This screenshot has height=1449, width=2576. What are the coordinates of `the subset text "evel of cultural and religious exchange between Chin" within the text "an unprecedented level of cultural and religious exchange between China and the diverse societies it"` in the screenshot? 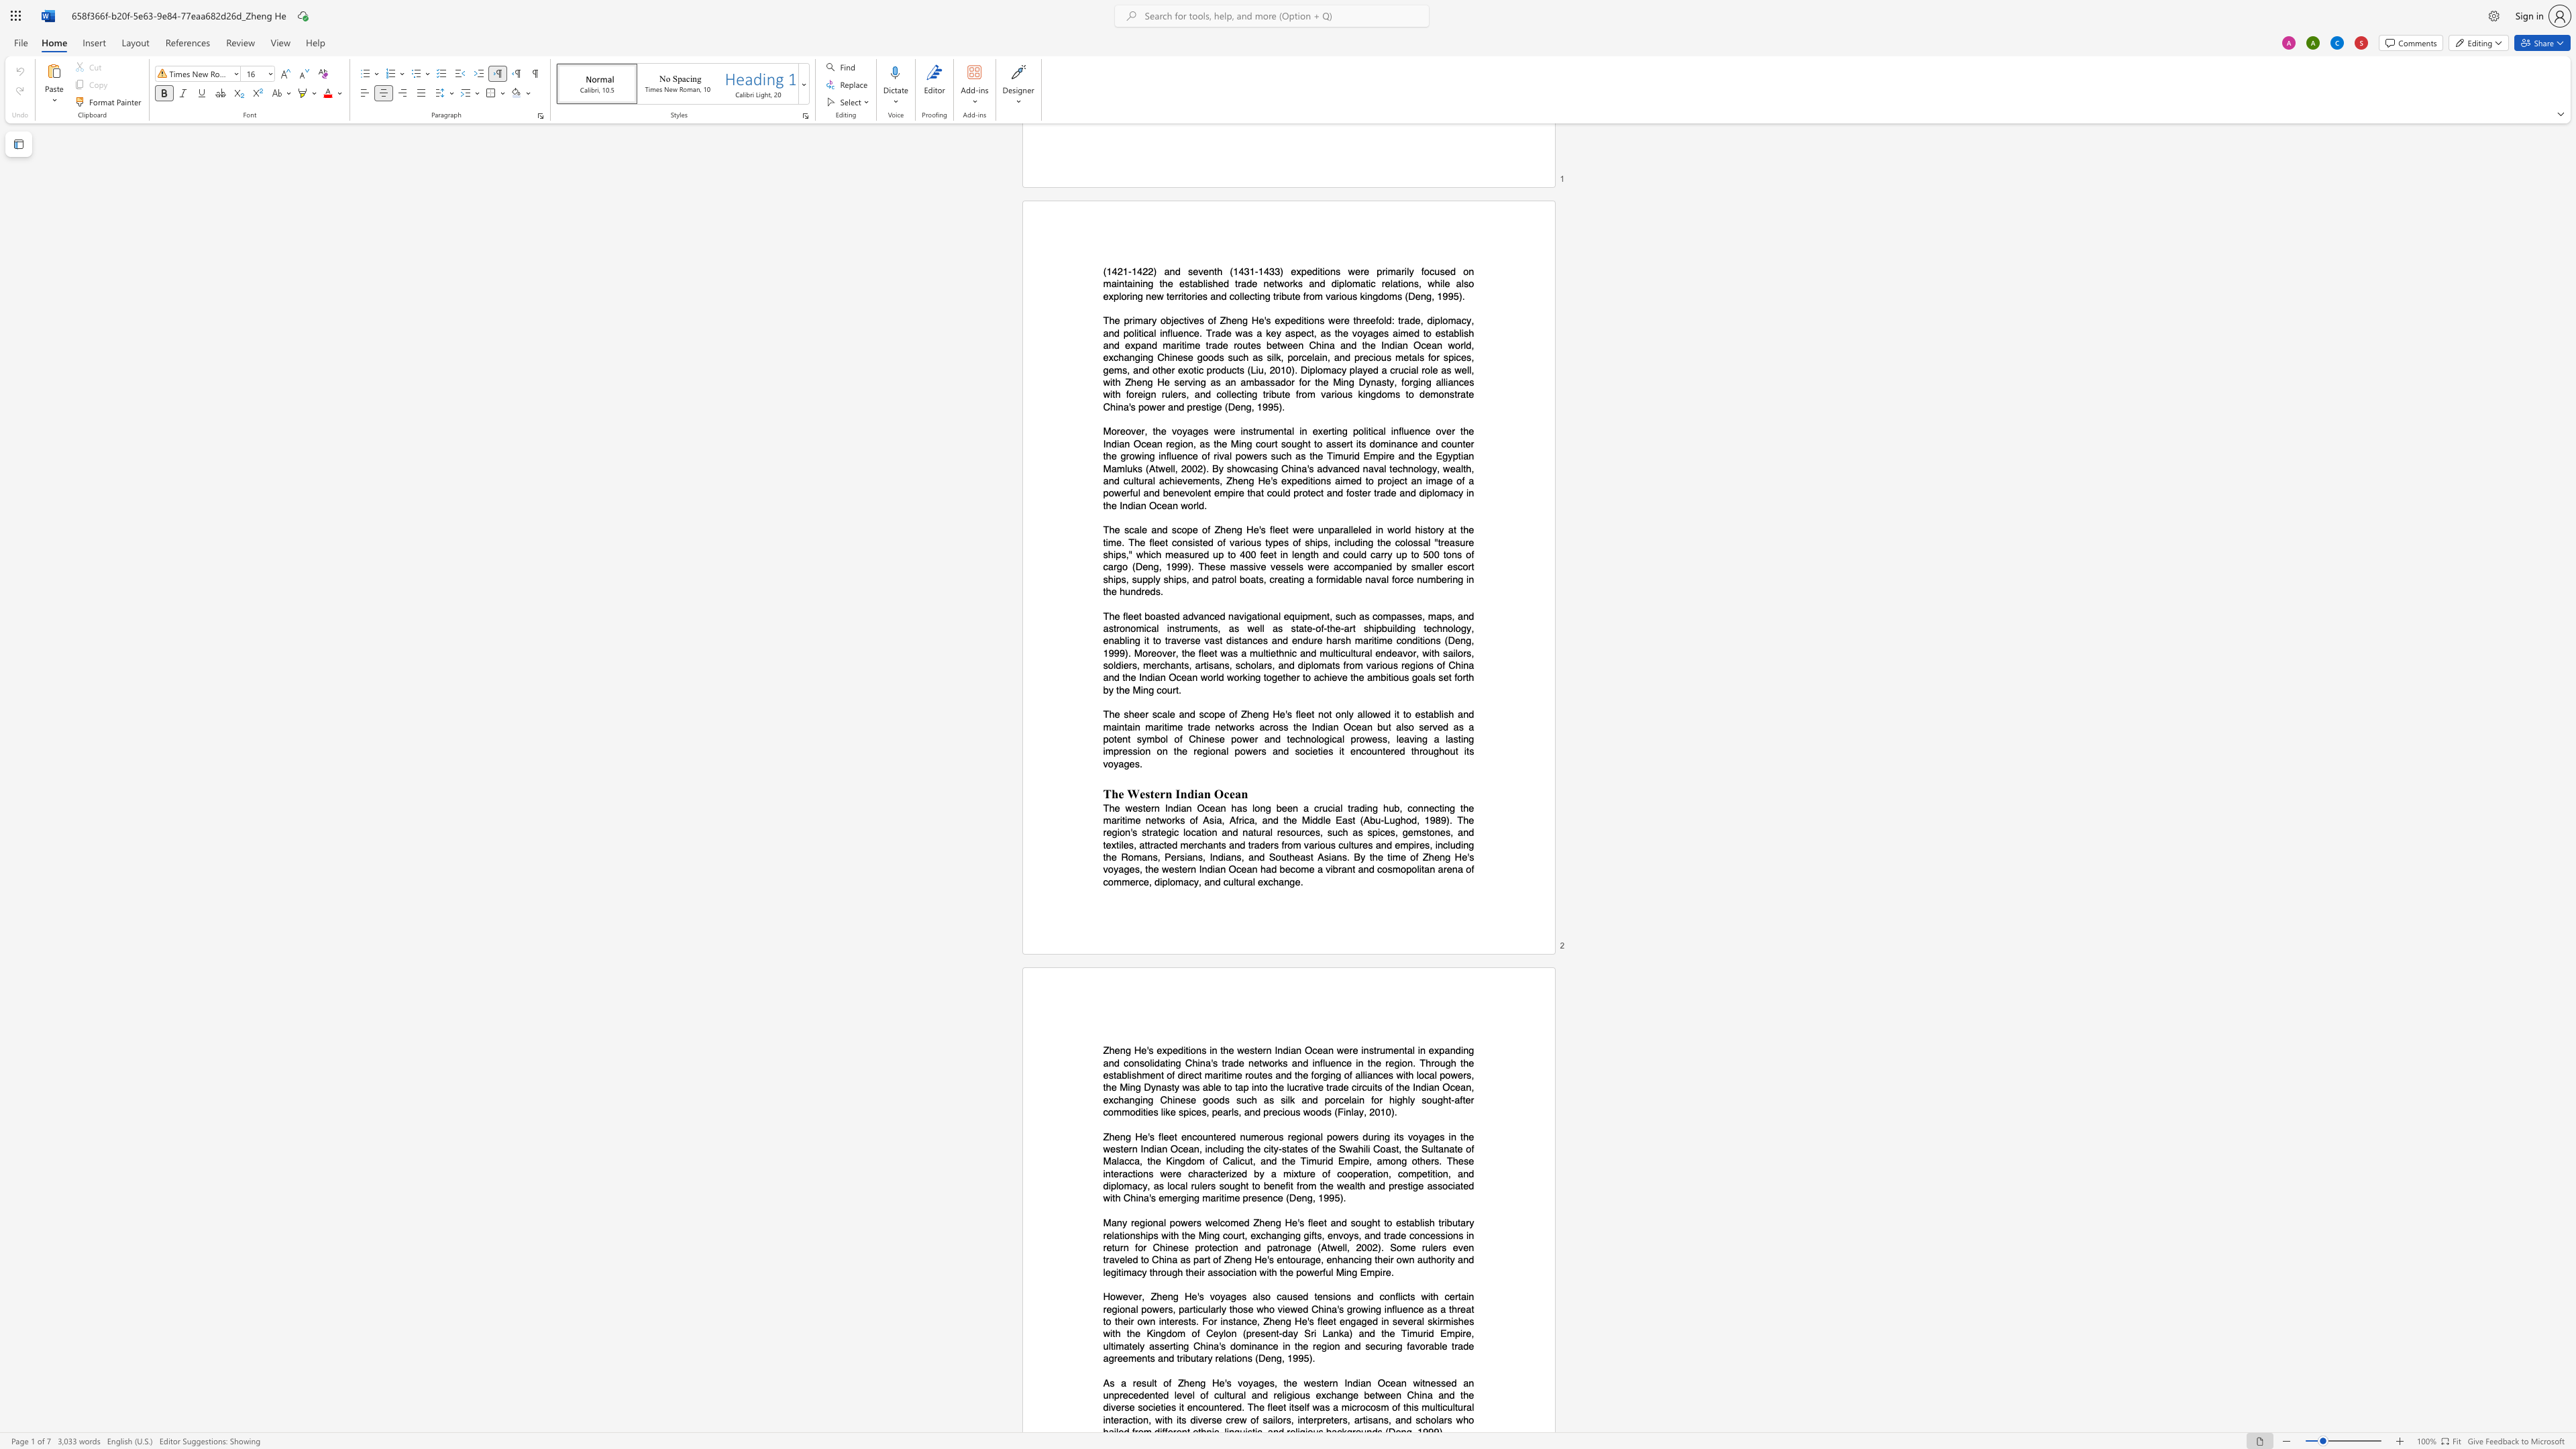 It's located at (1176, 1395).